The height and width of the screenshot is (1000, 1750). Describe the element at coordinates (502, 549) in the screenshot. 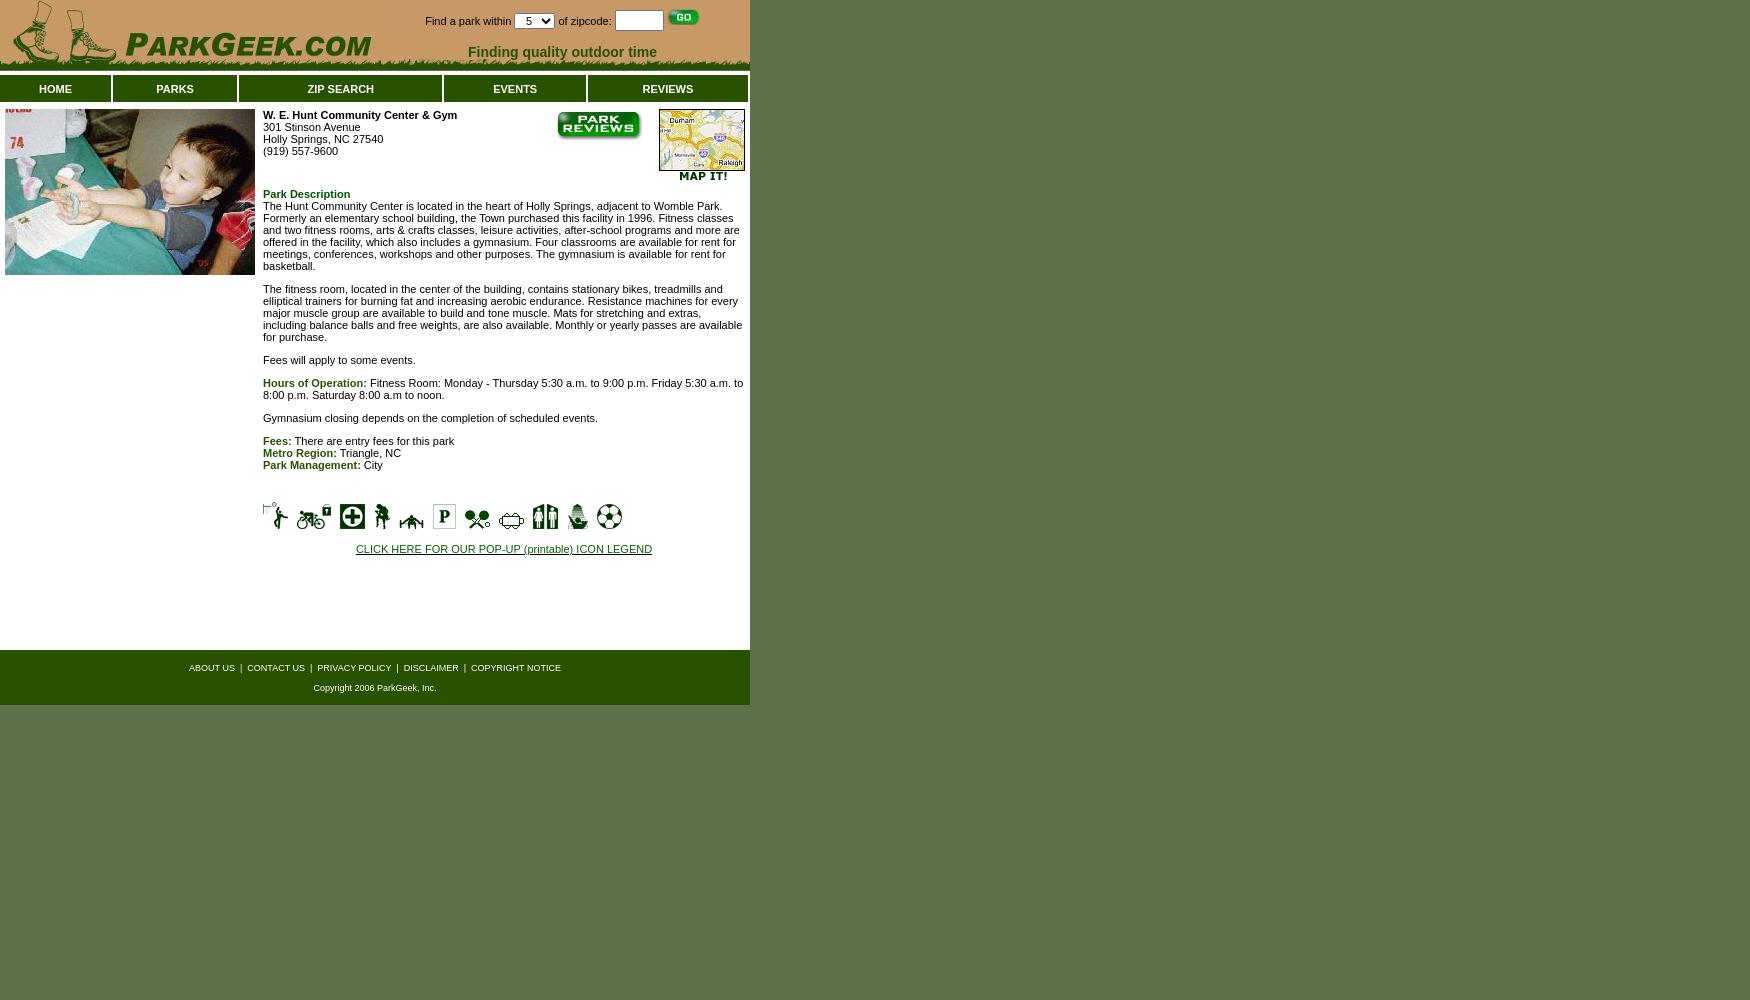

I see `'CLICK HERE FOR OUR POP-UP (printable) ICON LEGEND'` at that location.